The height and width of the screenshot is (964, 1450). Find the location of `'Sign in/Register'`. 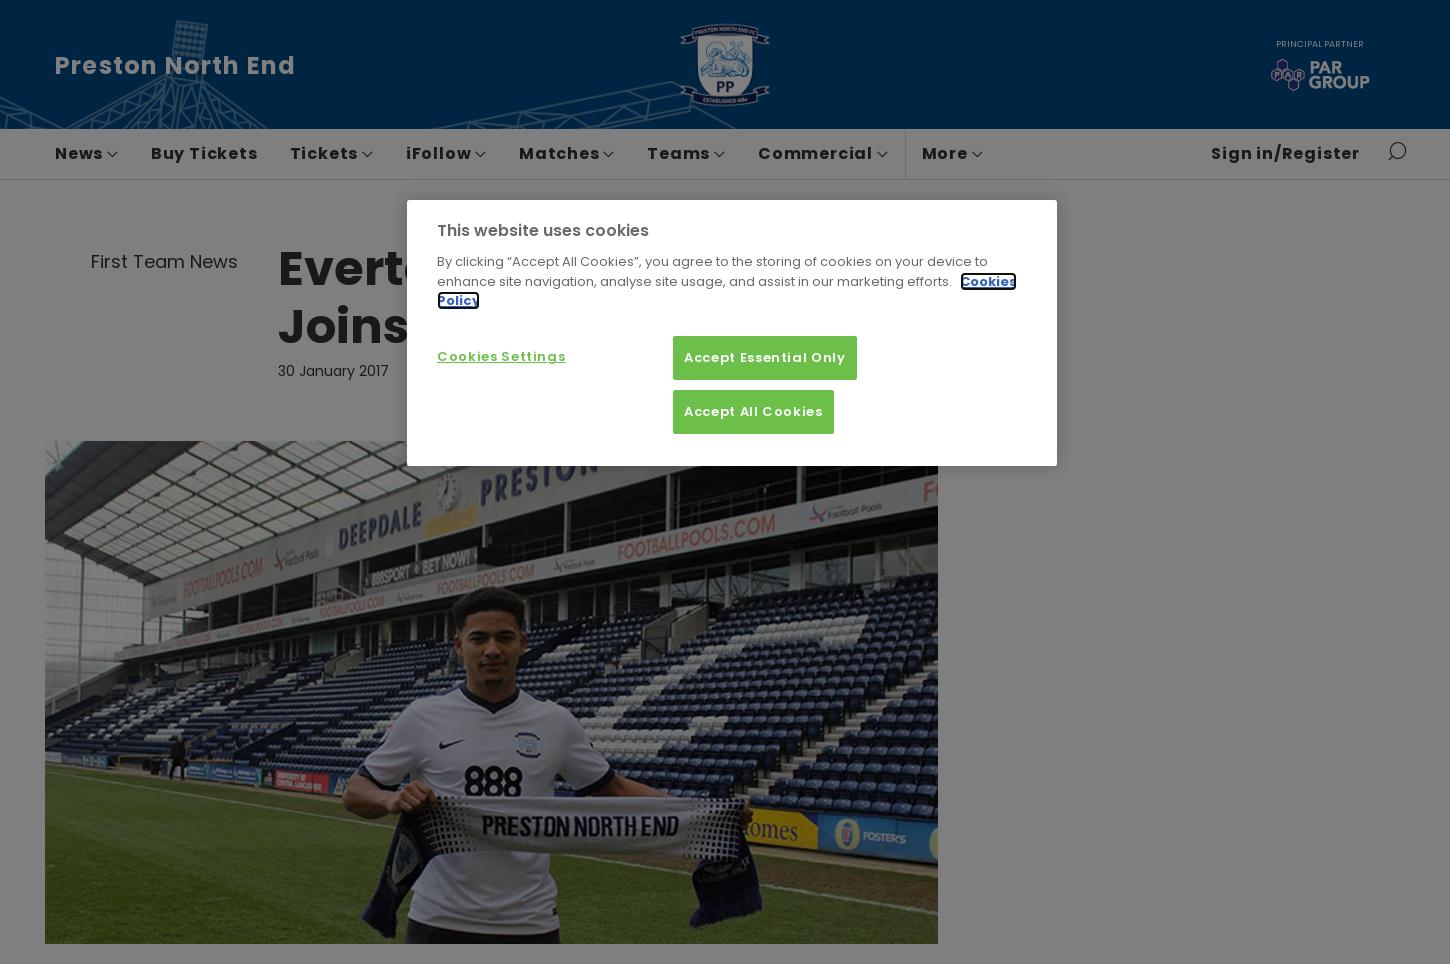

'Sign in/Register' is located at coordinates (1211, 153).